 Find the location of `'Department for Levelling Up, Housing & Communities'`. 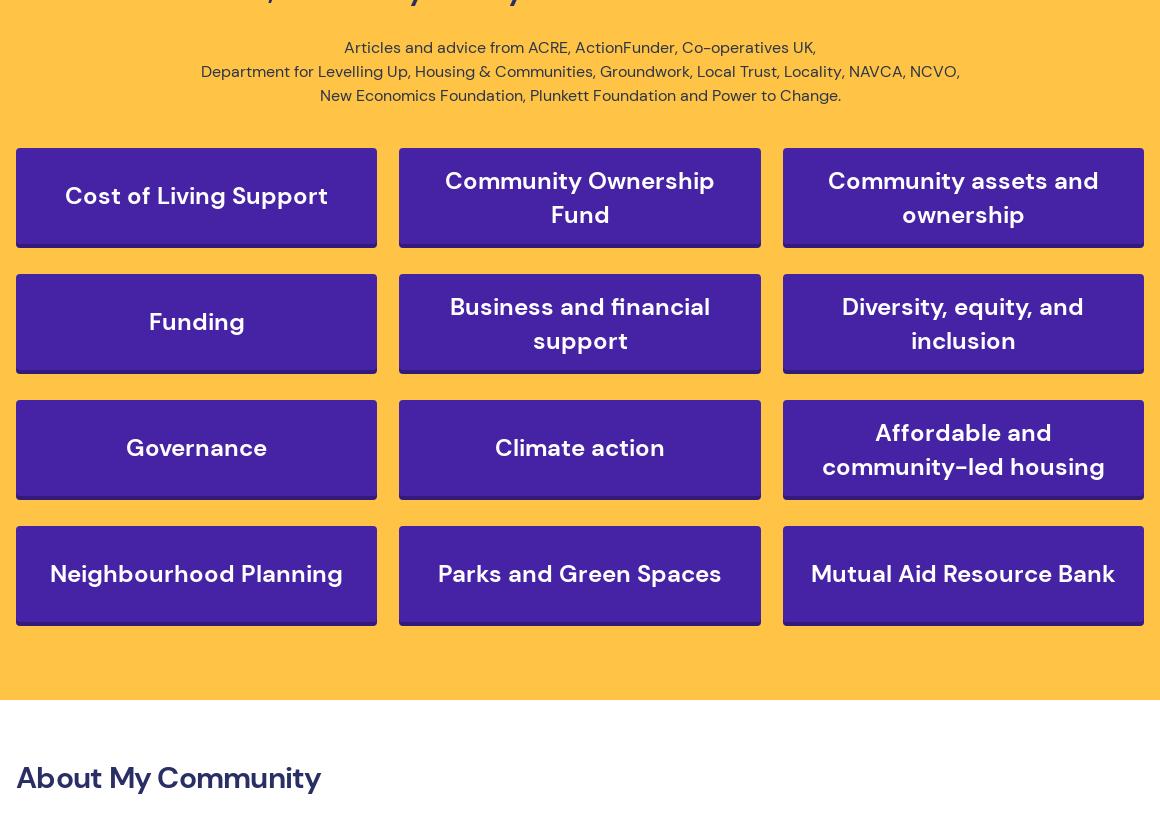

'Department for Levelling Up, Housing & Communities' is located at coordinates (395, 70).